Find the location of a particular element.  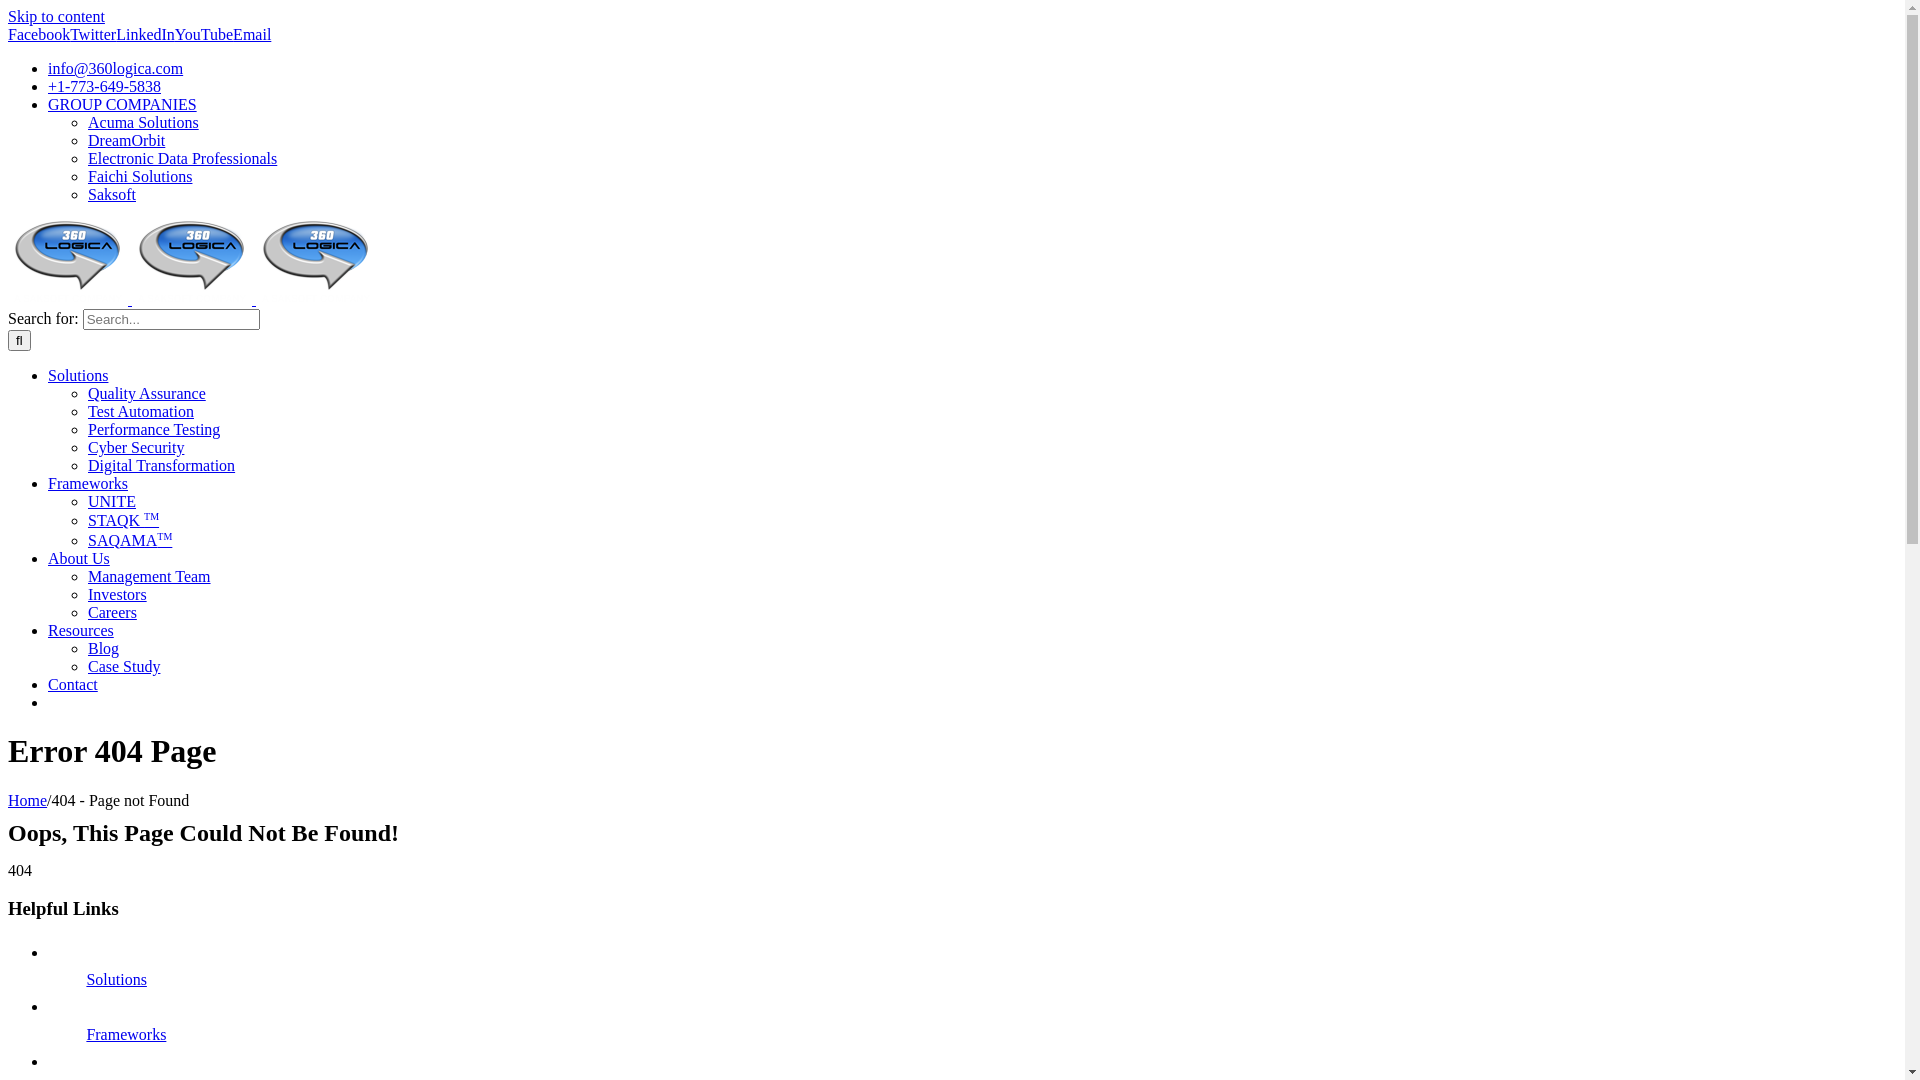

'Acuma Solutions' is located at coordinates (142, 122).